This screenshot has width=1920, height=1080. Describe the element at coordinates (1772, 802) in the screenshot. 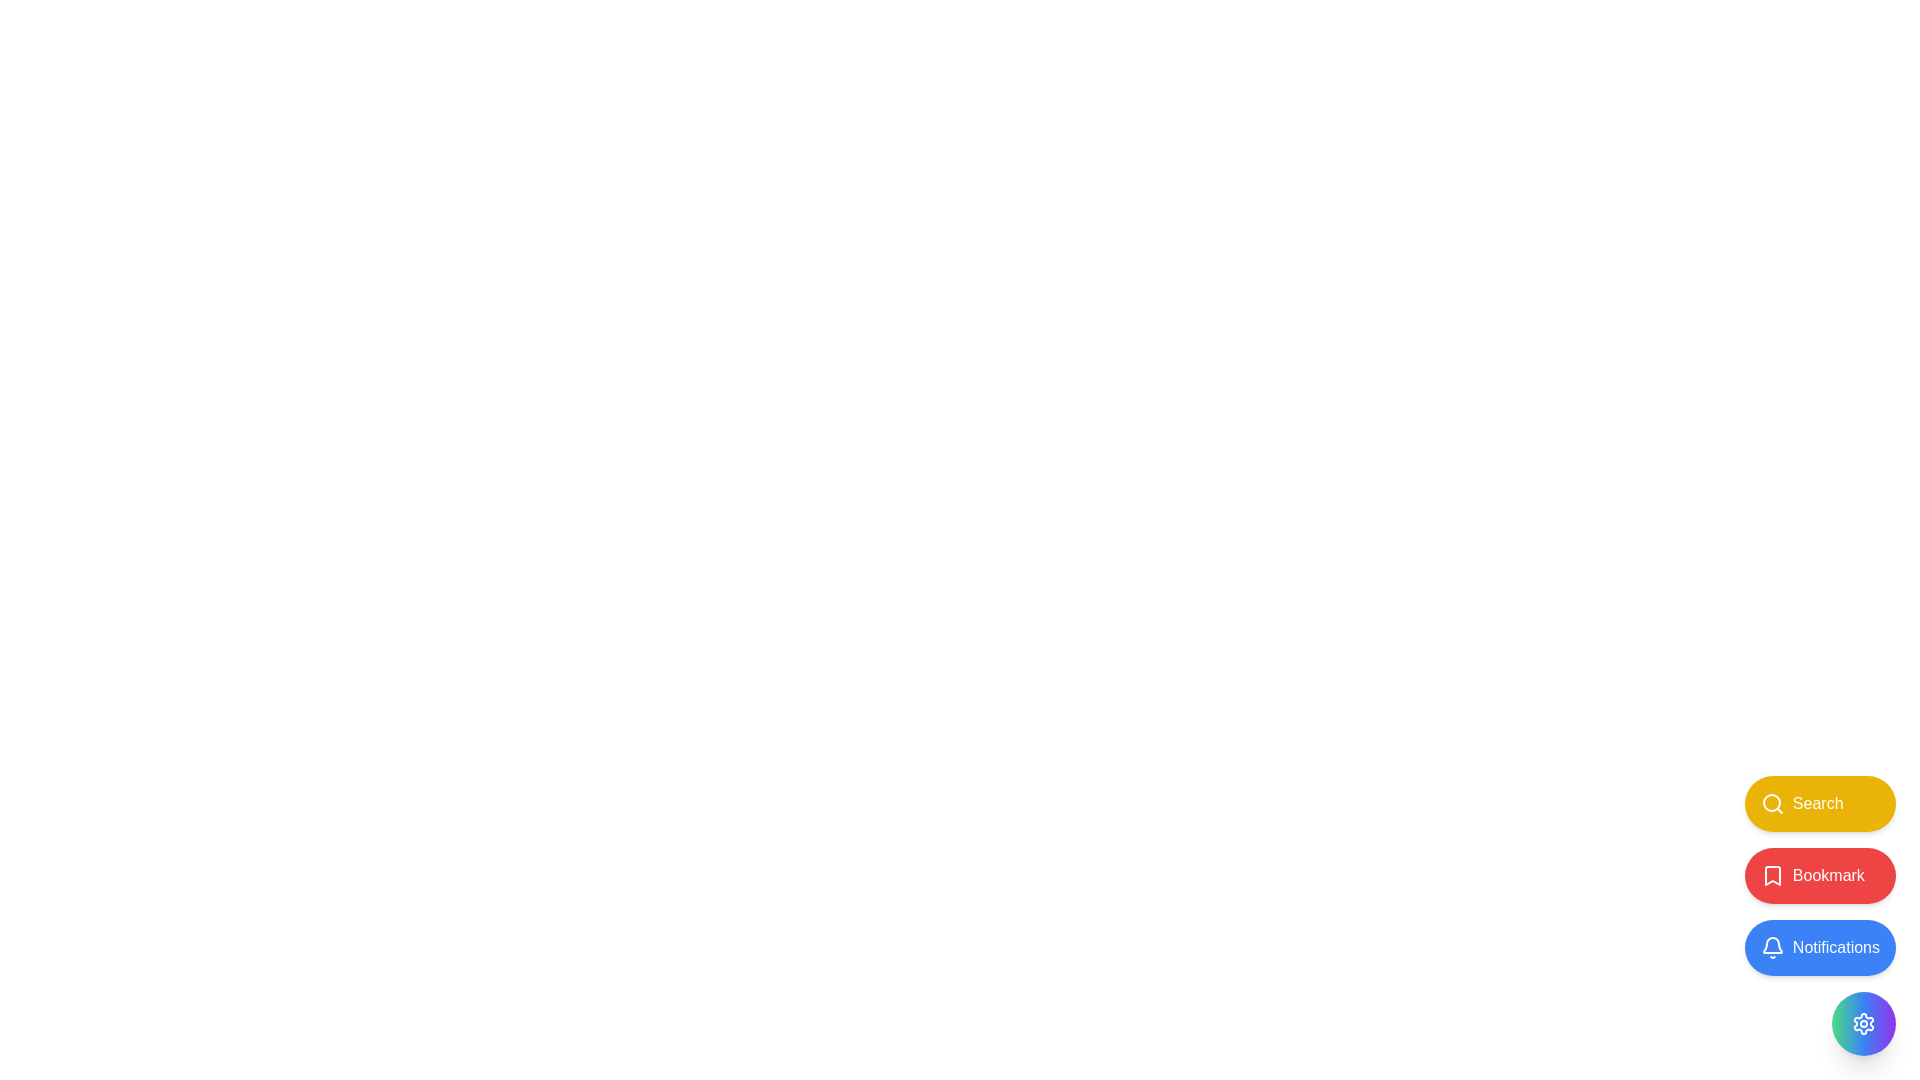

I see `the magnifying glass icon within the yellow circular 'Search' button` at that location.